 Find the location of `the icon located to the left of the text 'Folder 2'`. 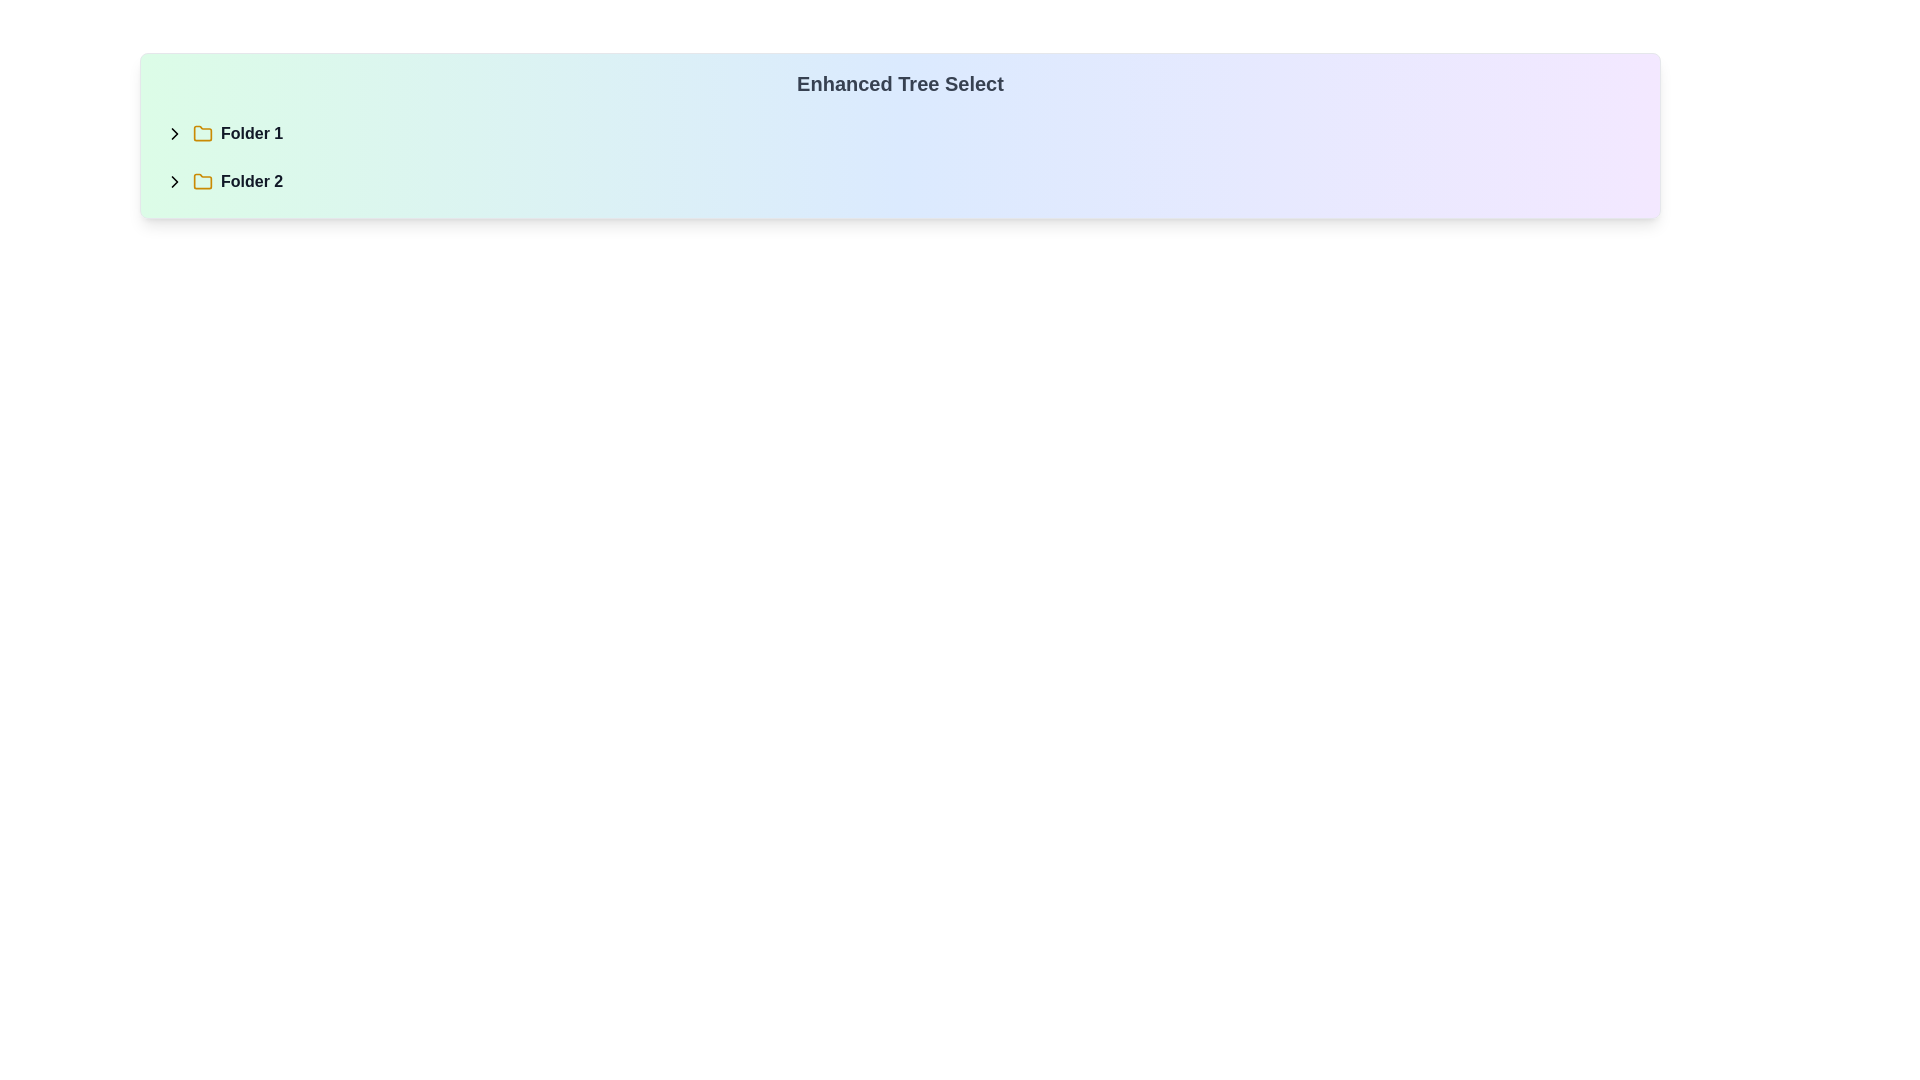

the icon located to the left of the text 'Folder 2' is located at coordinates (174, 181).